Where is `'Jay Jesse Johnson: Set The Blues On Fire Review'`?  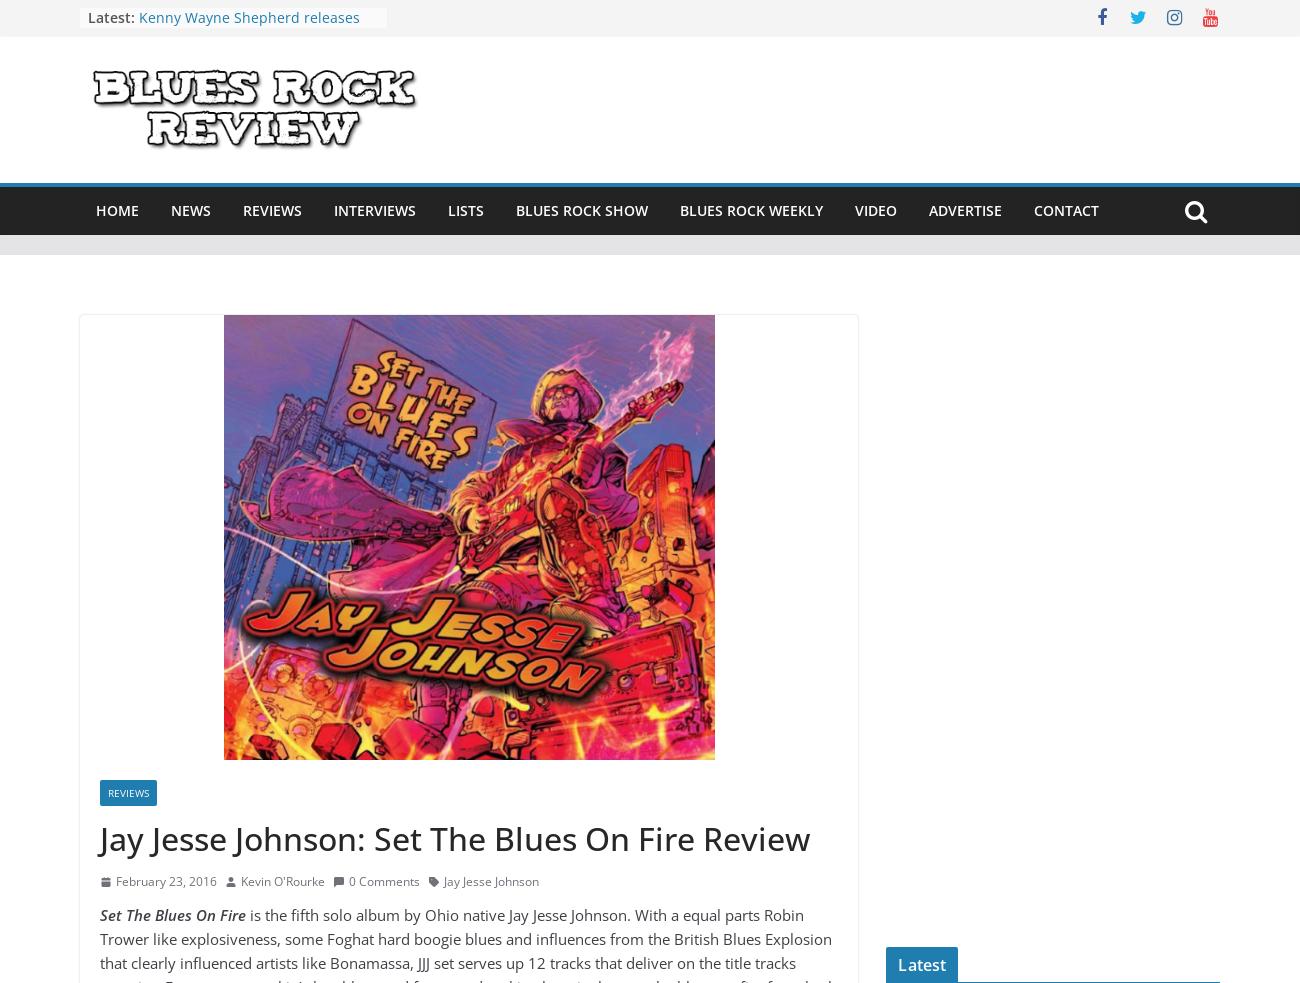 'Jay Jesse Johnson: Set The Blues On Fire Review' is located at coordinates (453, 838).